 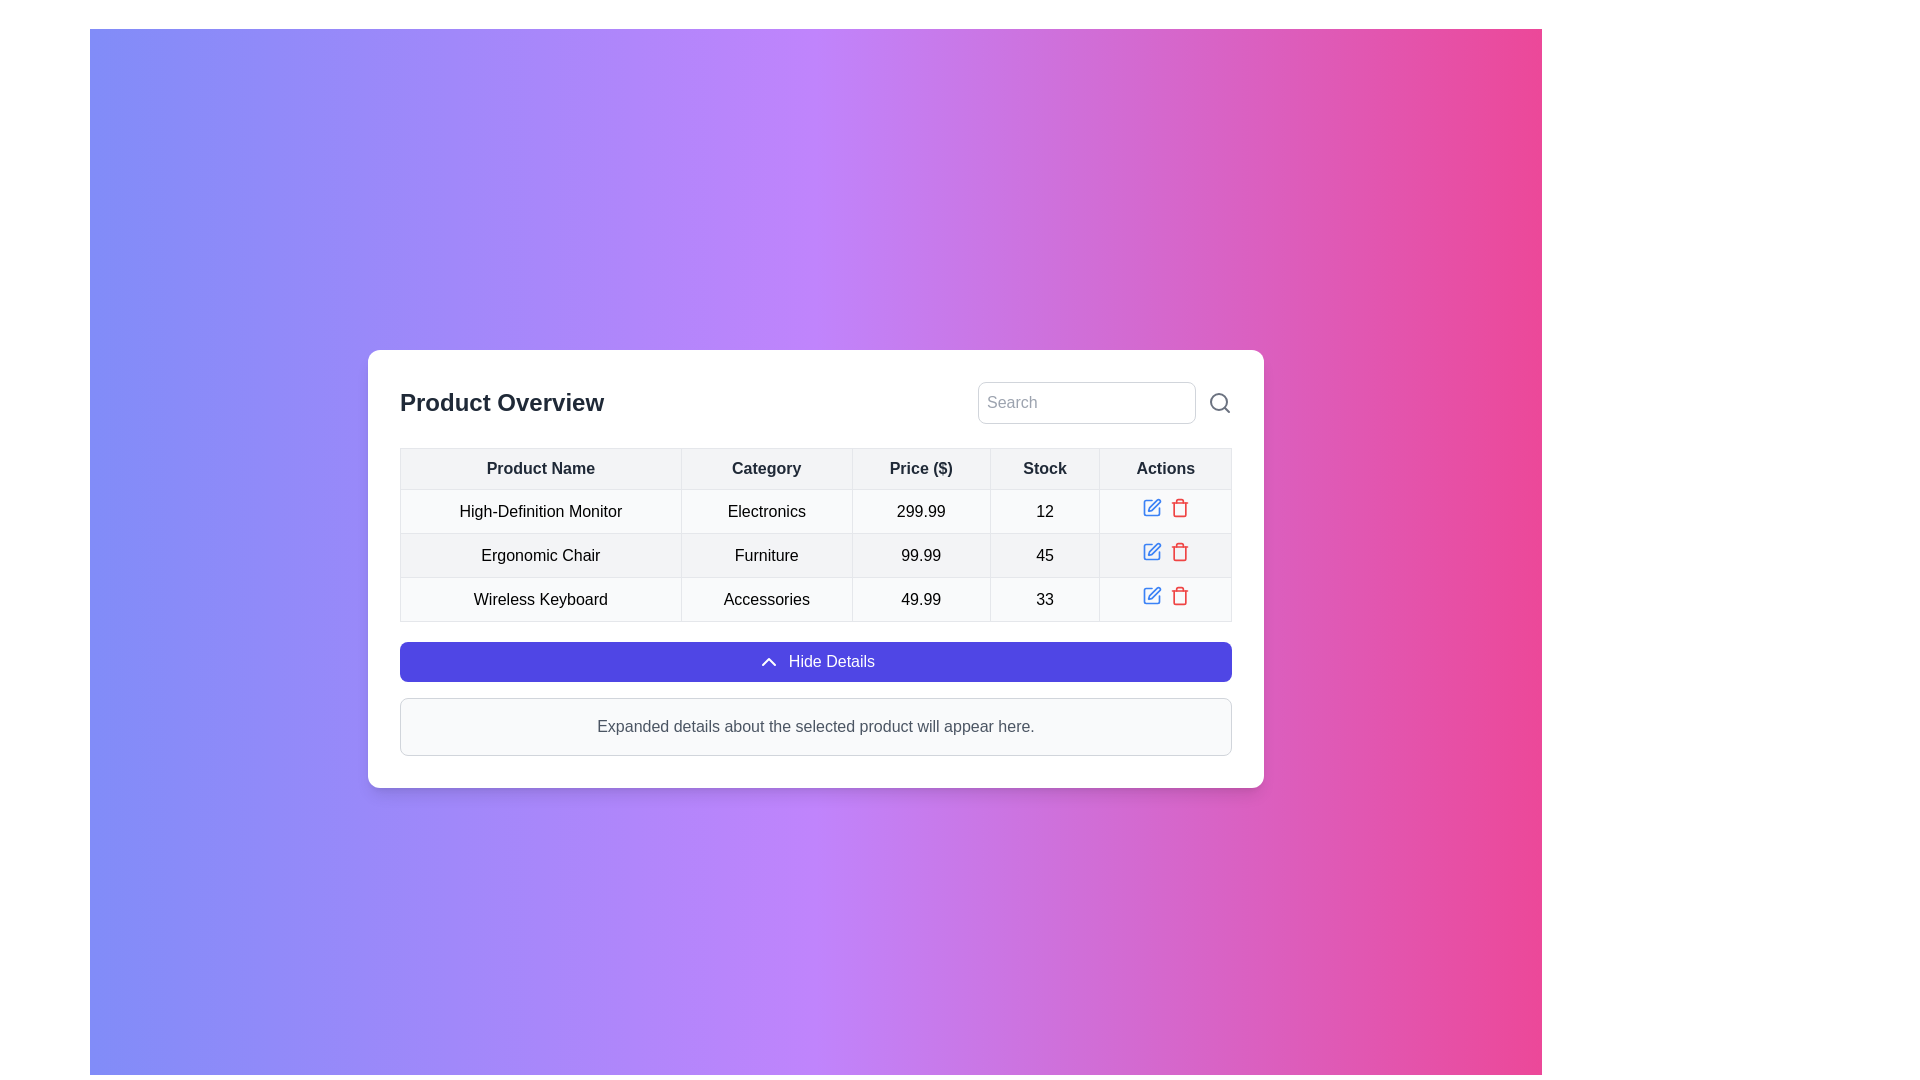 I want to click on the trash can icon in the 'Actions' column associated with the 'Ergonomic Chair' product entry, so click(x=1179, y=552).